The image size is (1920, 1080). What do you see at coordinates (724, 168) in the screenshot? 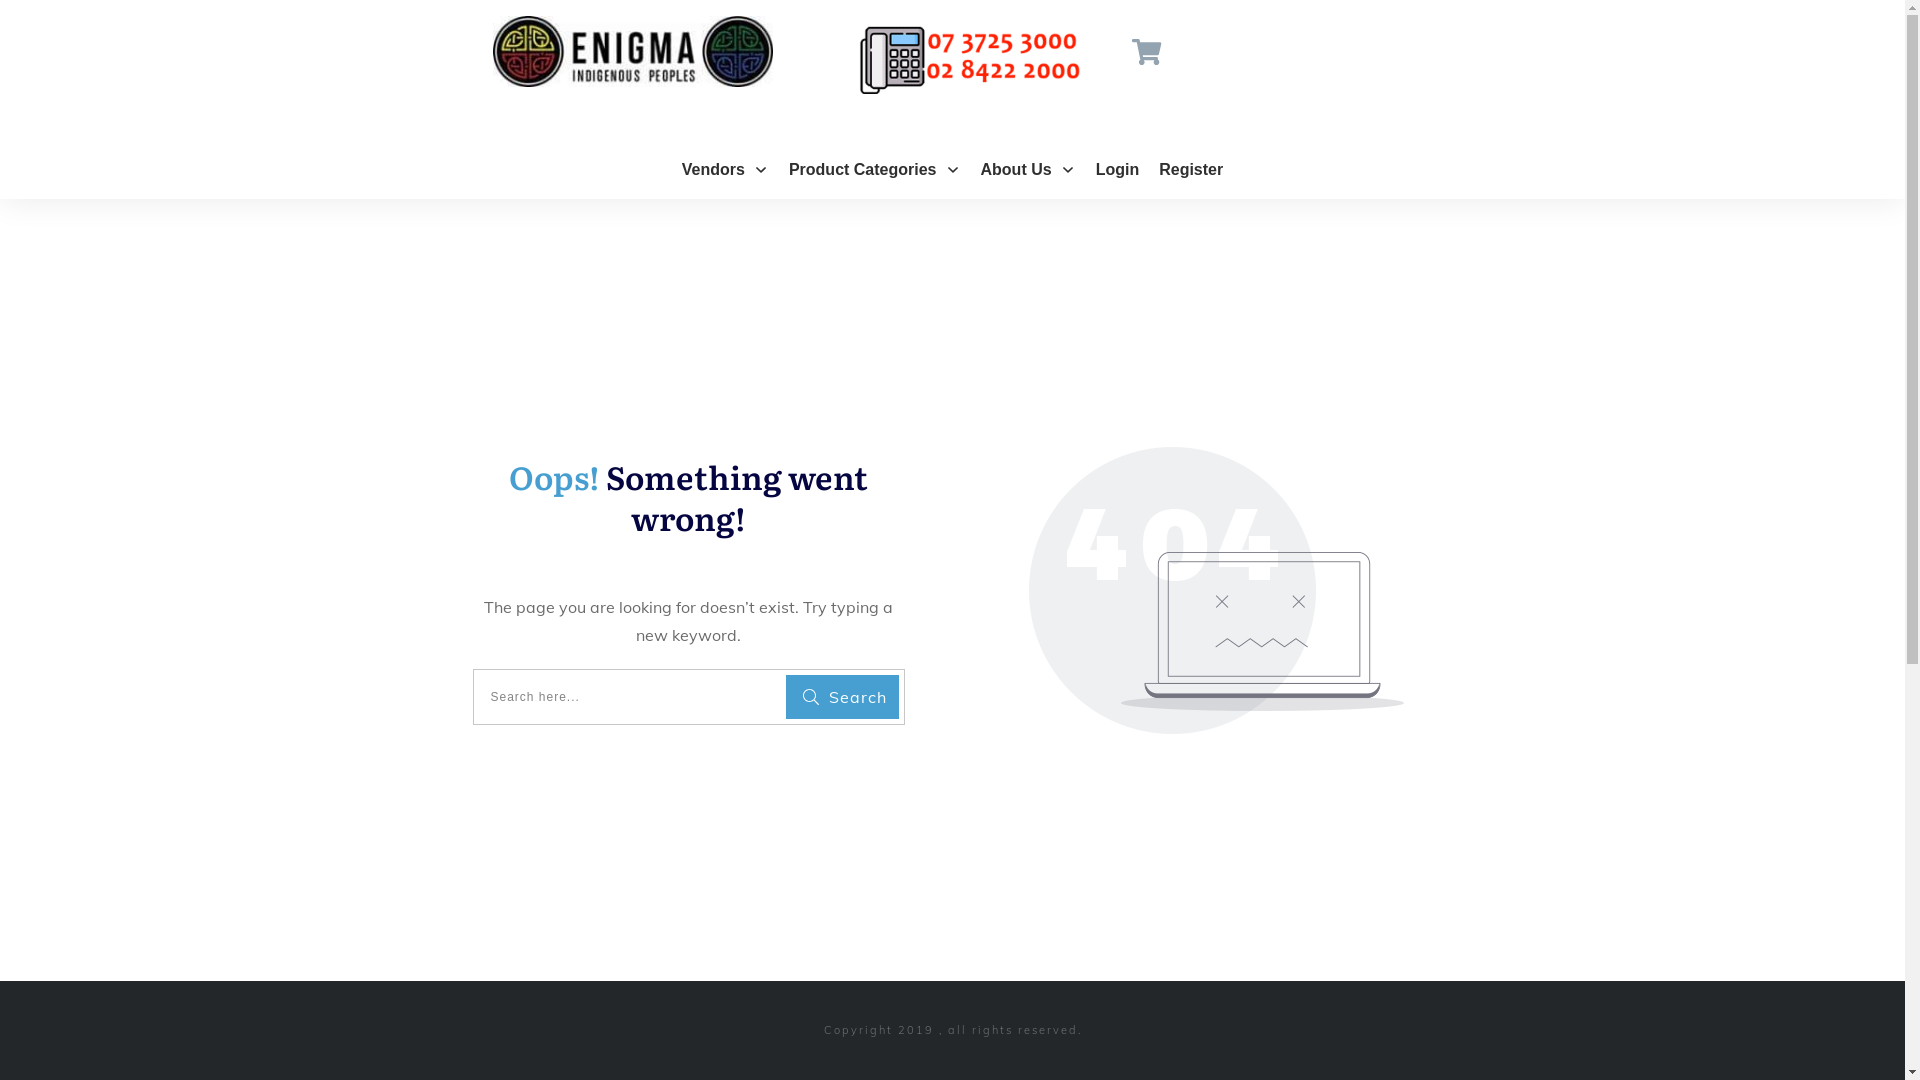
I see `'Vendors'` at bounding box center [724, 168].